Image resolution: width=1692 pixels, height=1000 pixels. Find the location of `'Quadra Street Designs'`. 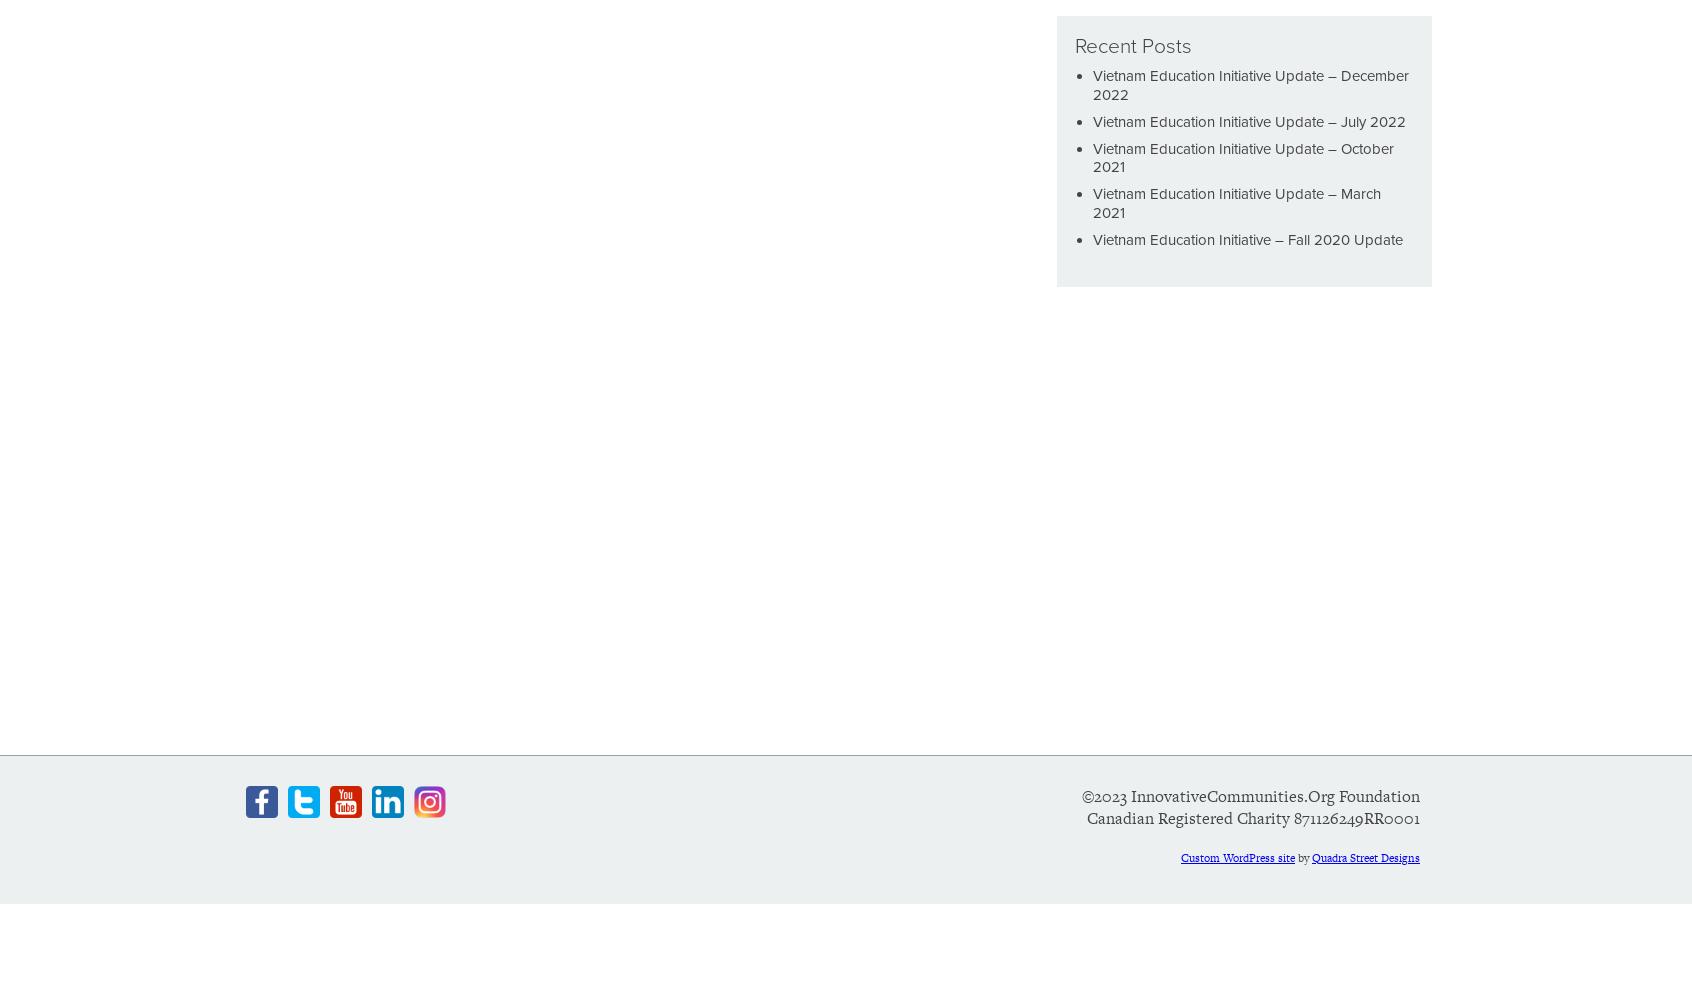

'Quadra Street Designs' is located at coordinates (1310, 856).